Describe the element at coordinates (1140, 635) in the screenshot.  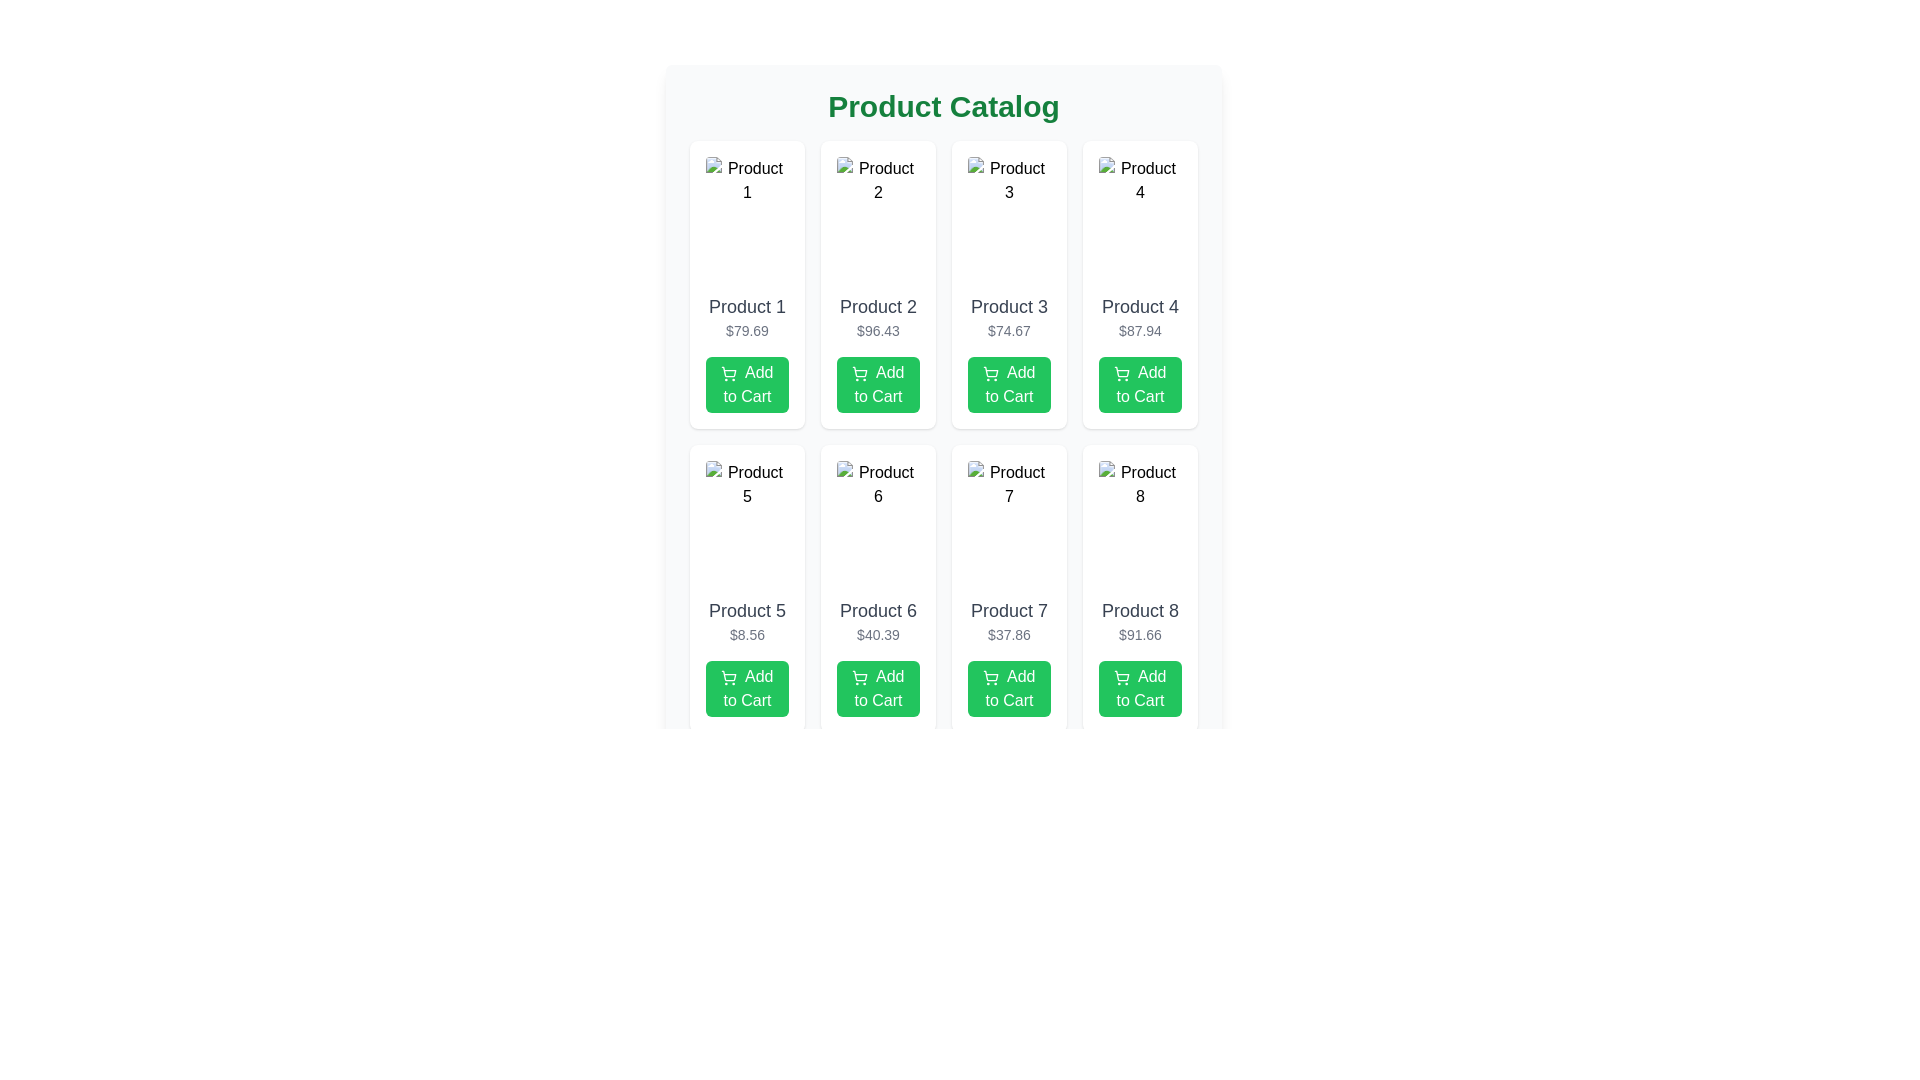
I see `the static text displaying the price of the product associated with 'Product 8' in the second row and fourth column of the grid layout, located above the 'Add to Cart' button` at that location.